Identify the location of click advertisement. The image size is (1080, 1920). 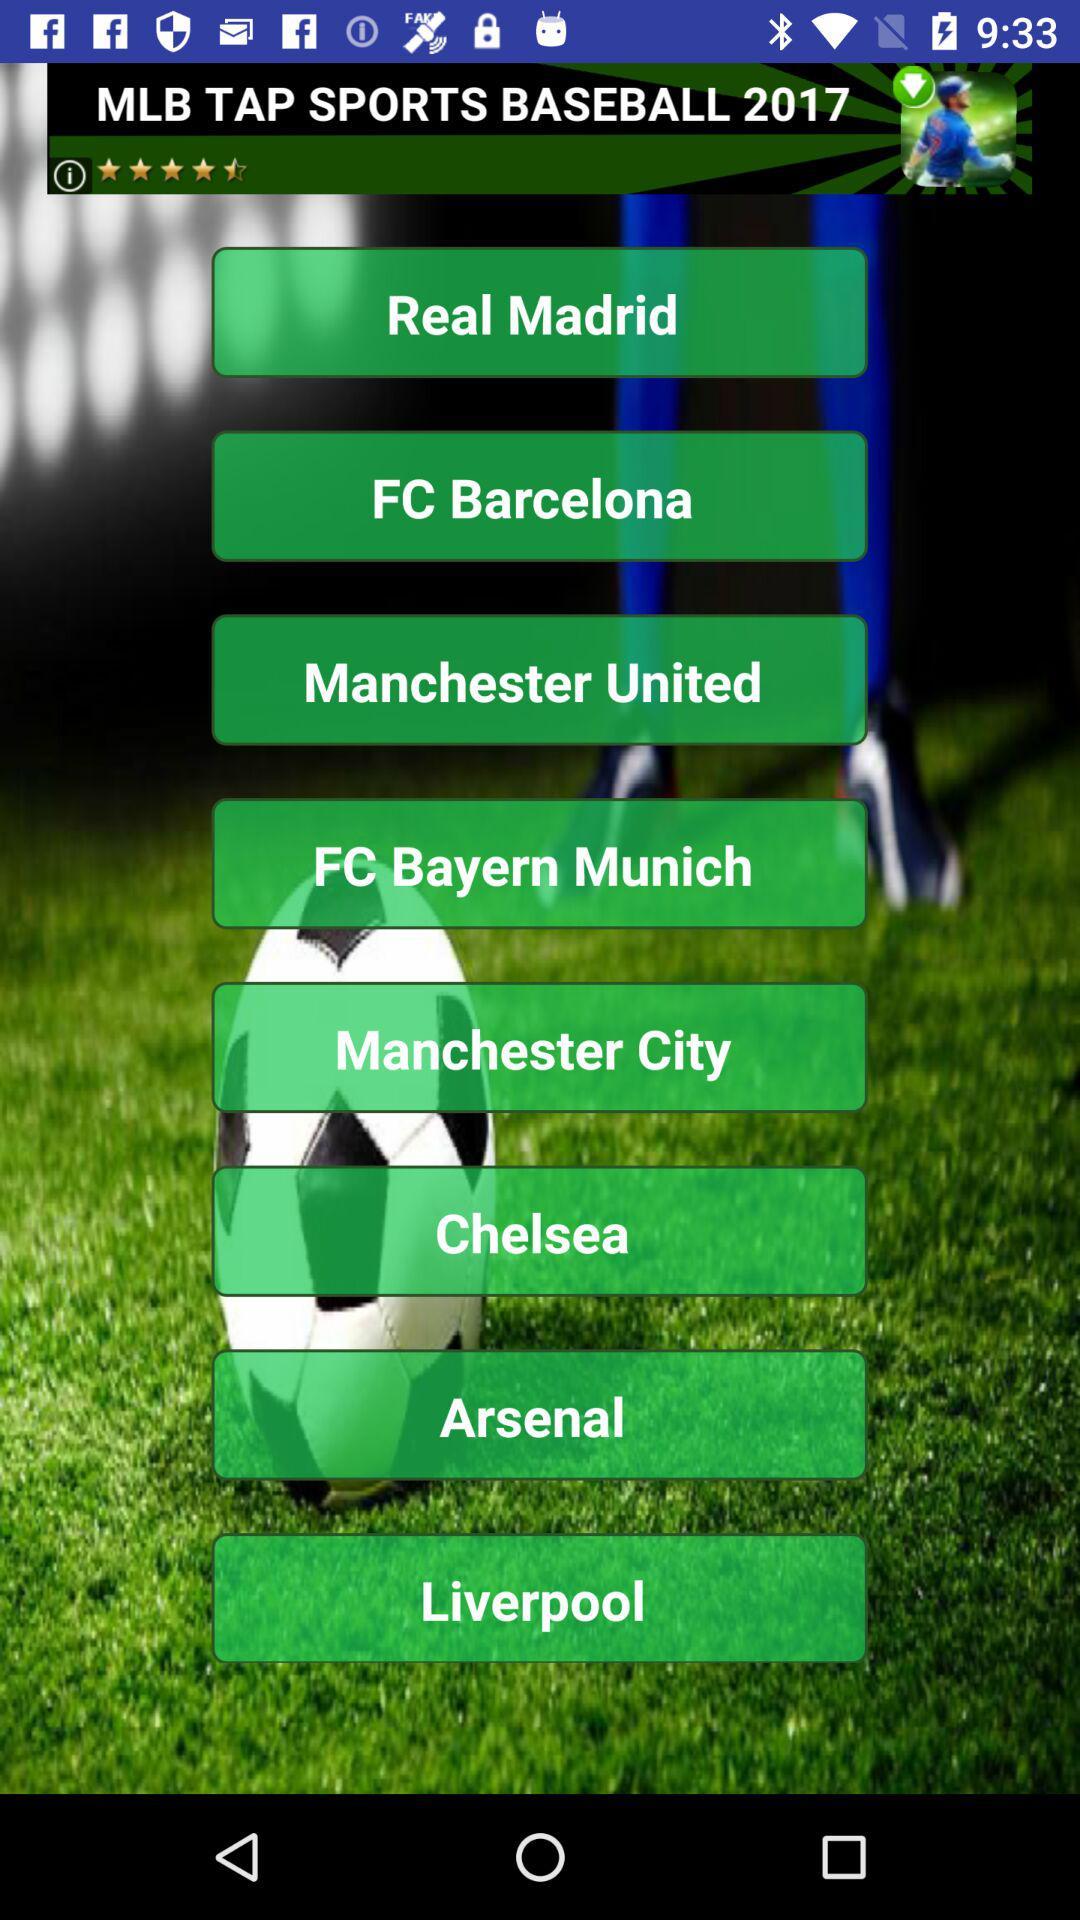
(538, 127).